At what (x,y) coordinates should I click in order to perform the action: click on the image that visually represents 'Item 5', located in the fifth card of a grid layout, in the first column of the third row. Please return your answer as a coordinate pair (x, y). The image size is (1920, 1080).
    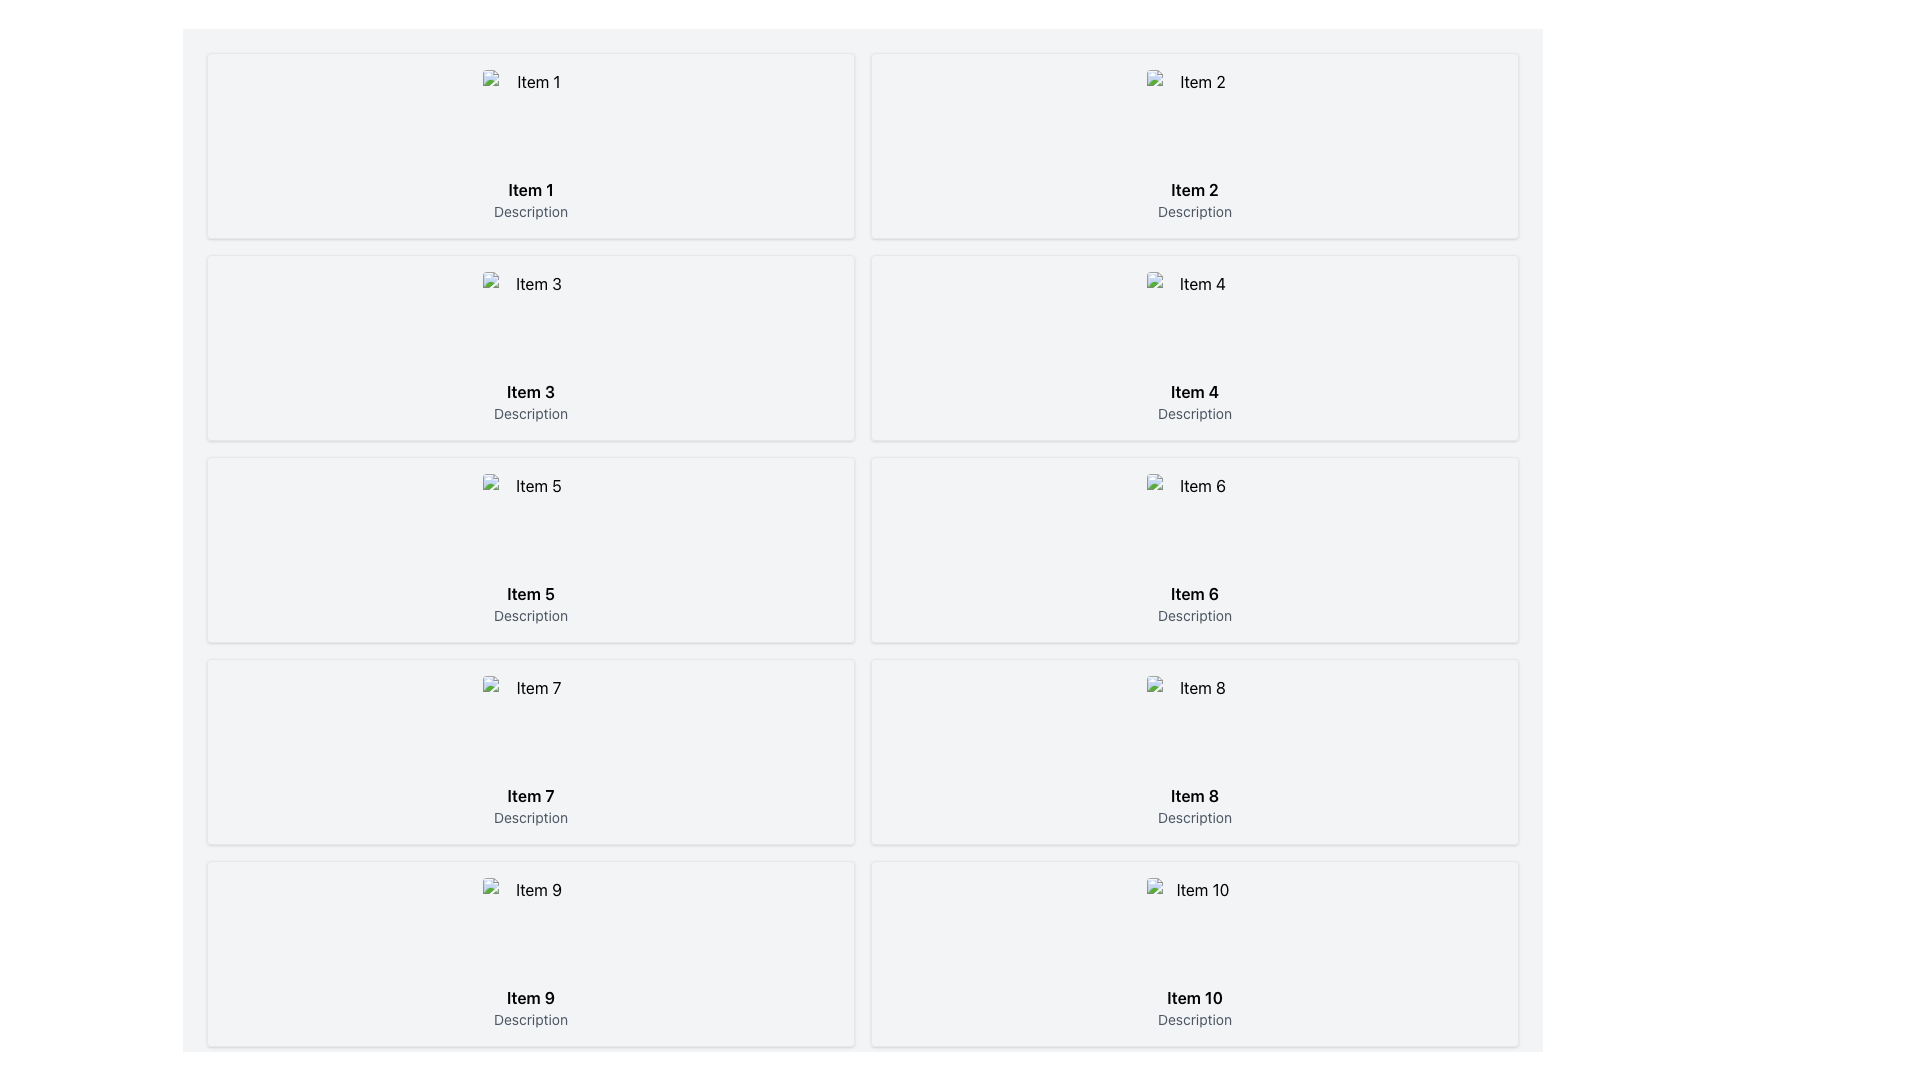
    Looking at the image, I should click on (531, 520).